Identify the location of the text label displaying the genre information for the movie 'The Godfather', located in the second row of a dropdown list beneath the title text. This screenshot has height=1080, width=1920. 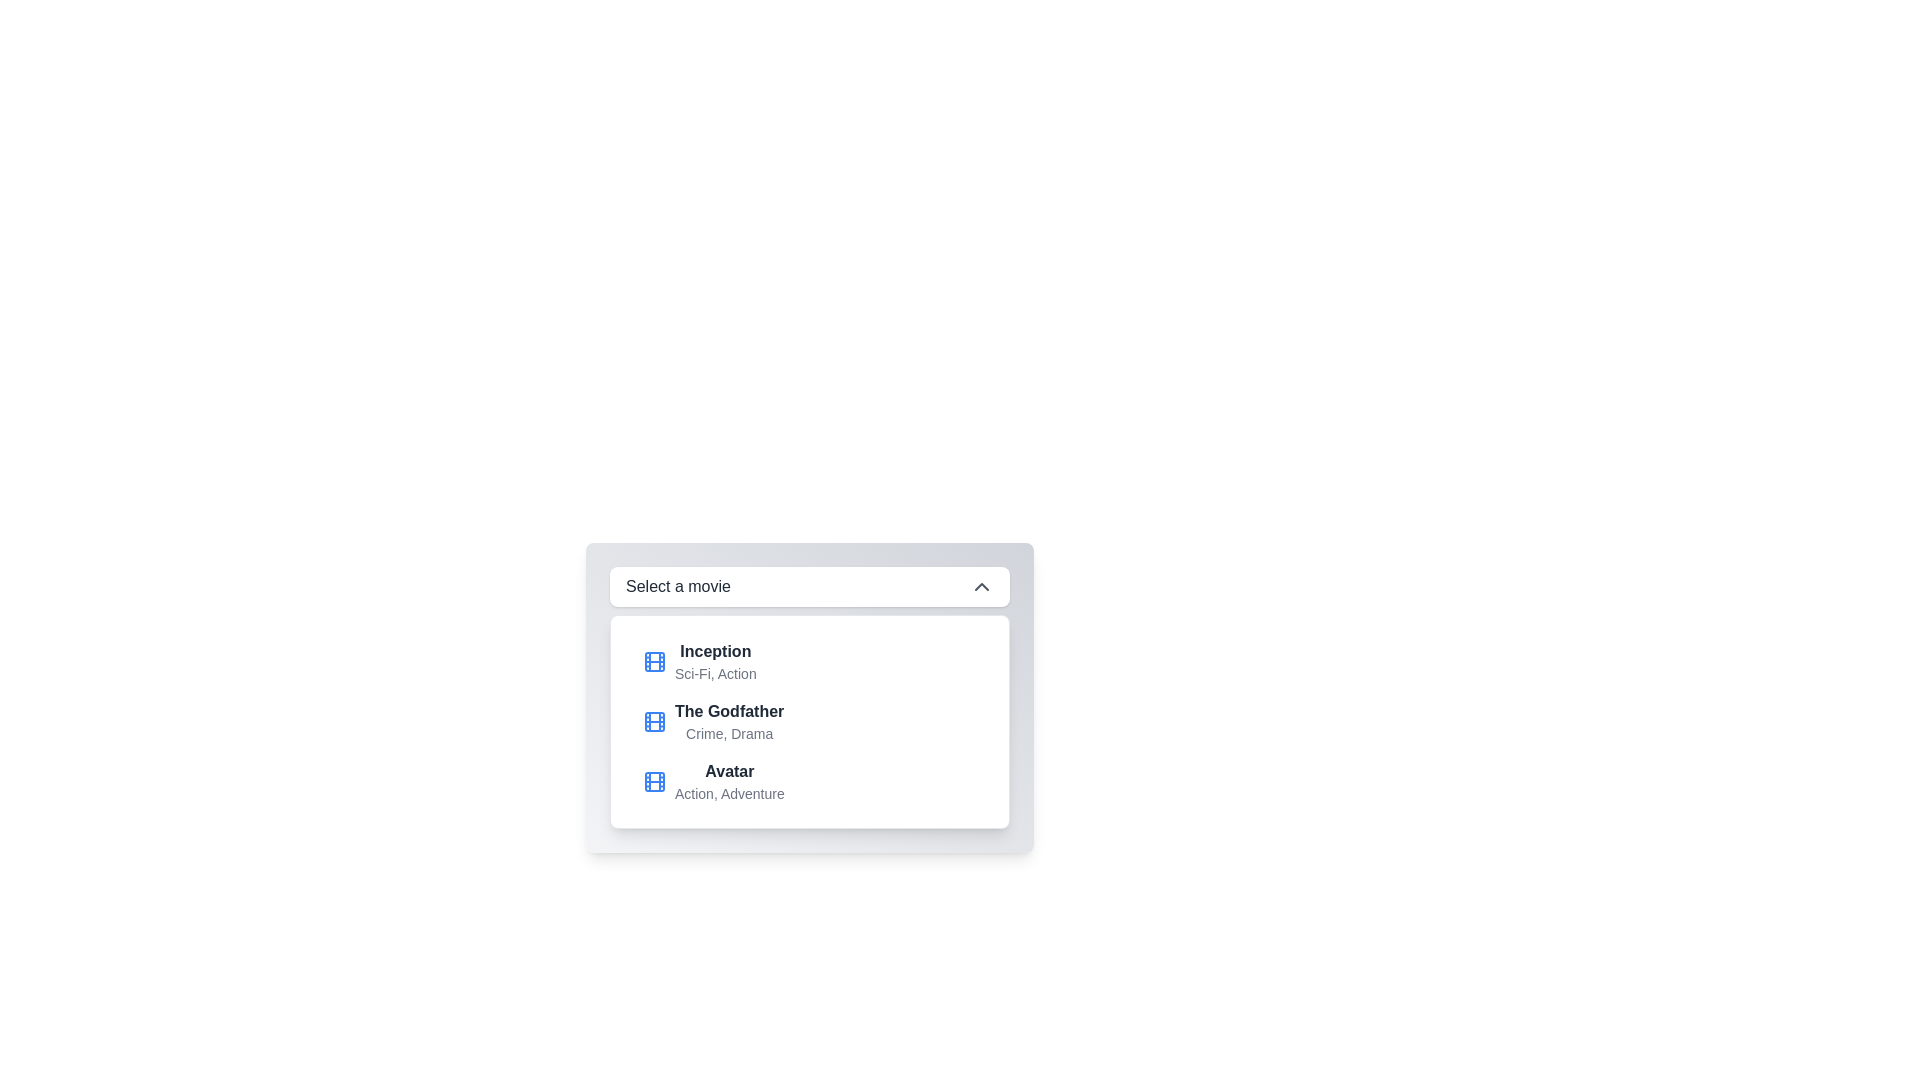
(728, 733).